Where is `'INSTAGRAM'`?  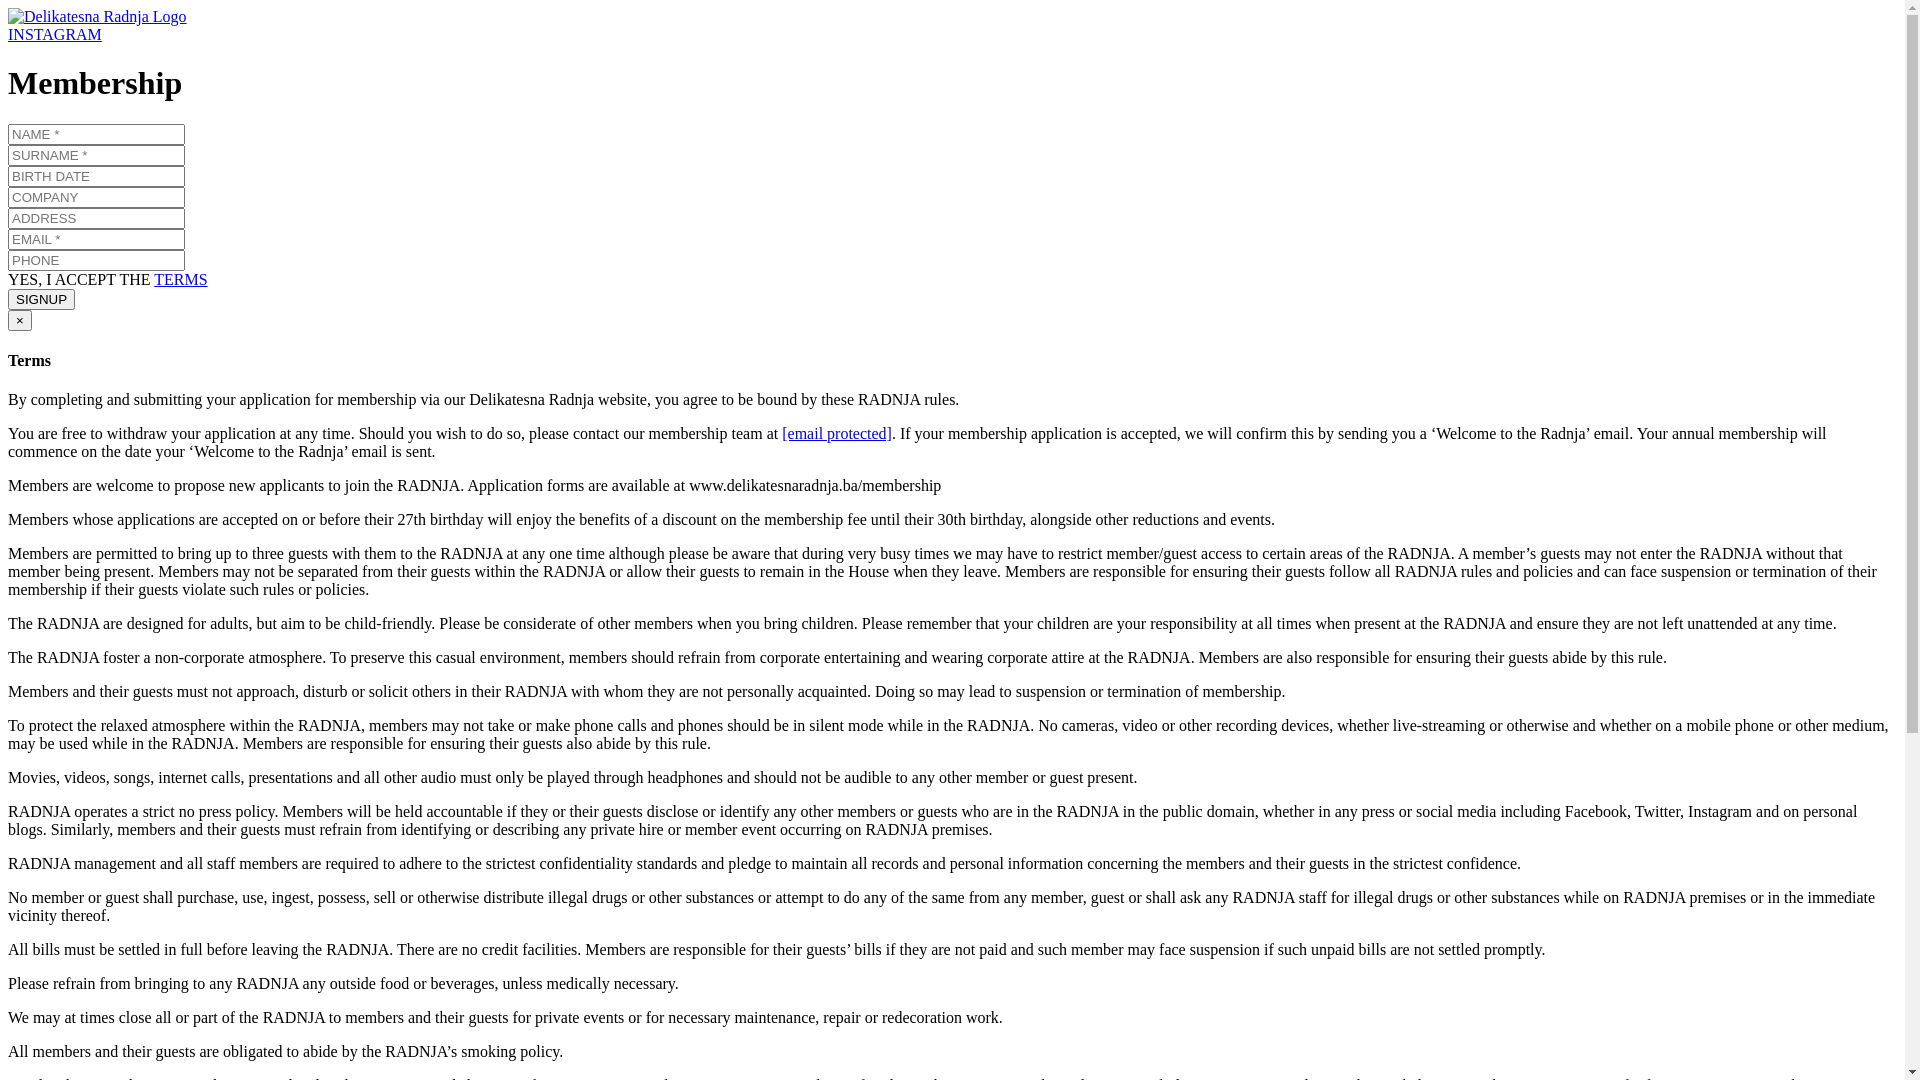
'INSTAGRAM' is located at coordinates (54, 34).